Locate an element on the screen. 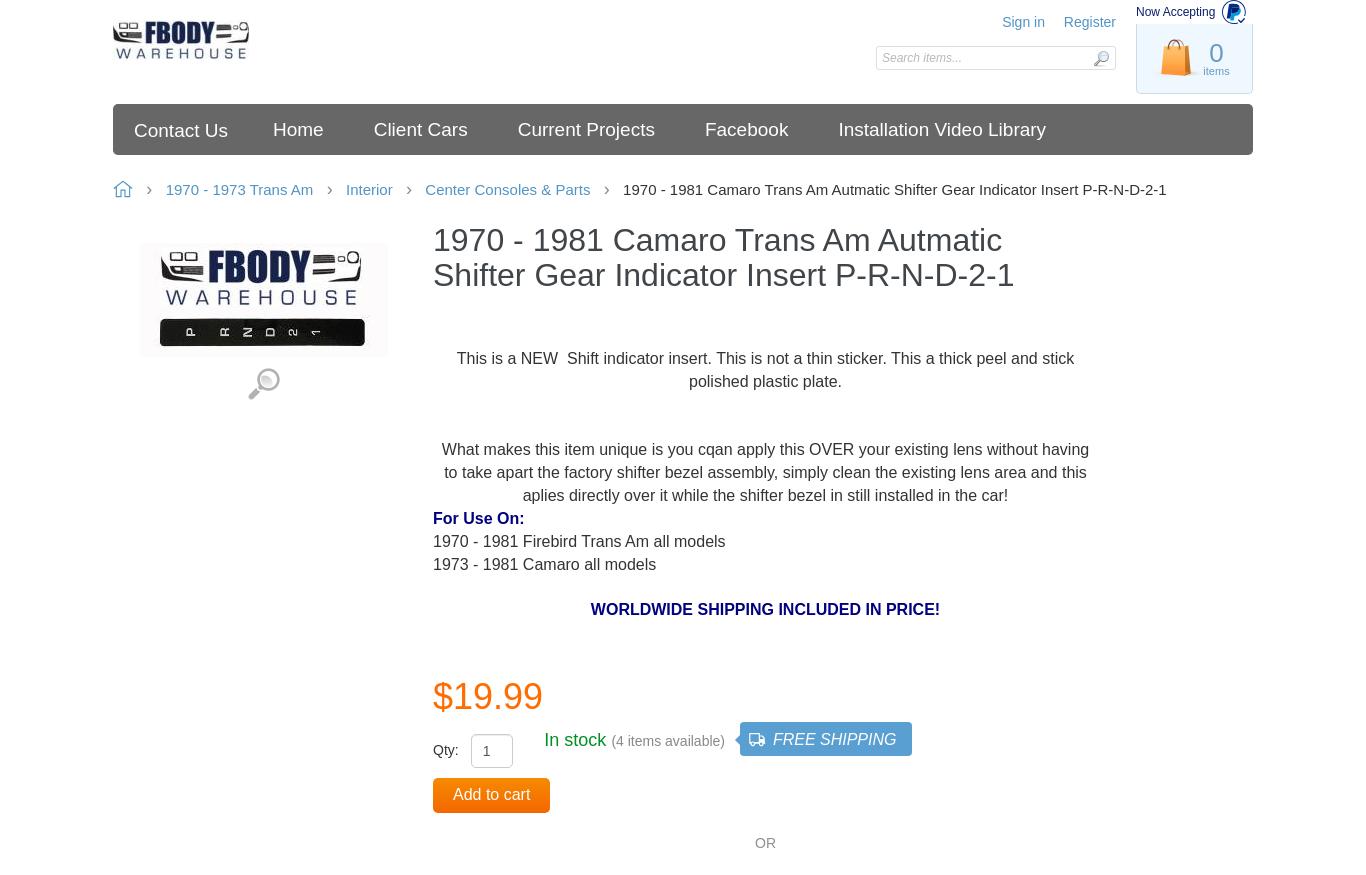 The height and width of the screenshot is (875, 1366). 'Center Consoles & Parts' is located at coordinates (507, 189).